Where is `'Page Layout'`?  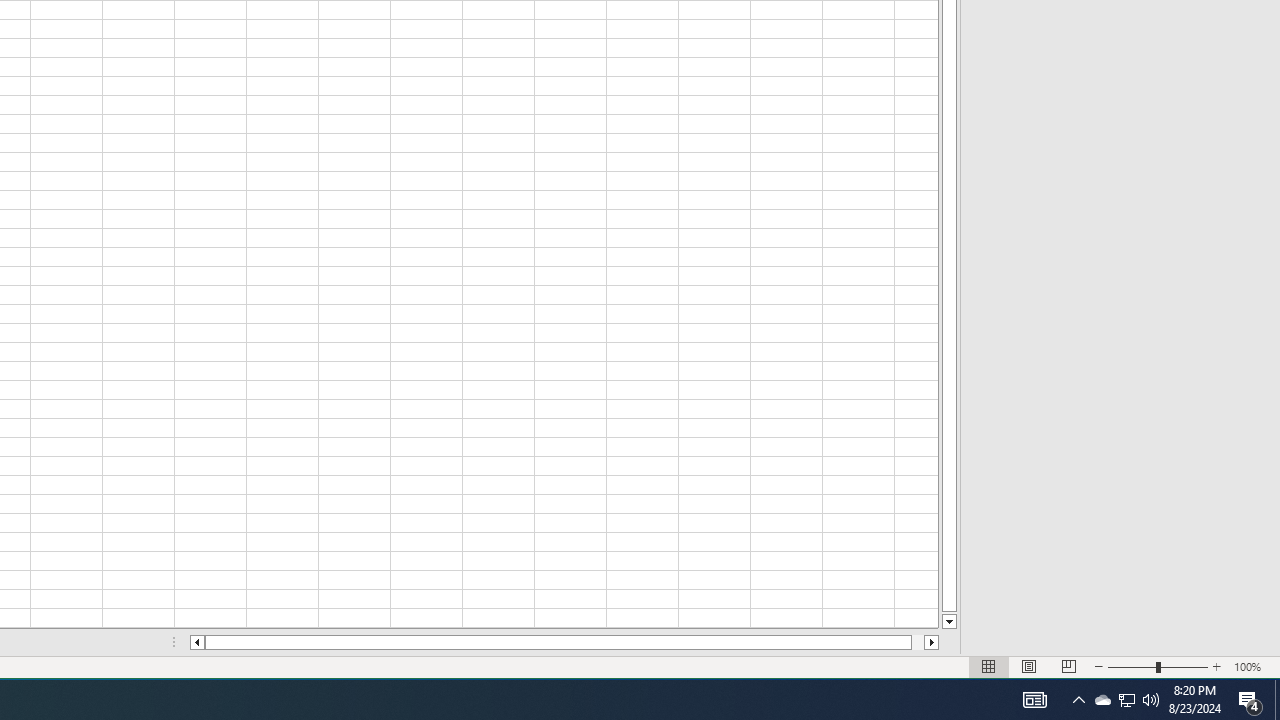
'Page Layout' is located at coordinates (1029, 667).